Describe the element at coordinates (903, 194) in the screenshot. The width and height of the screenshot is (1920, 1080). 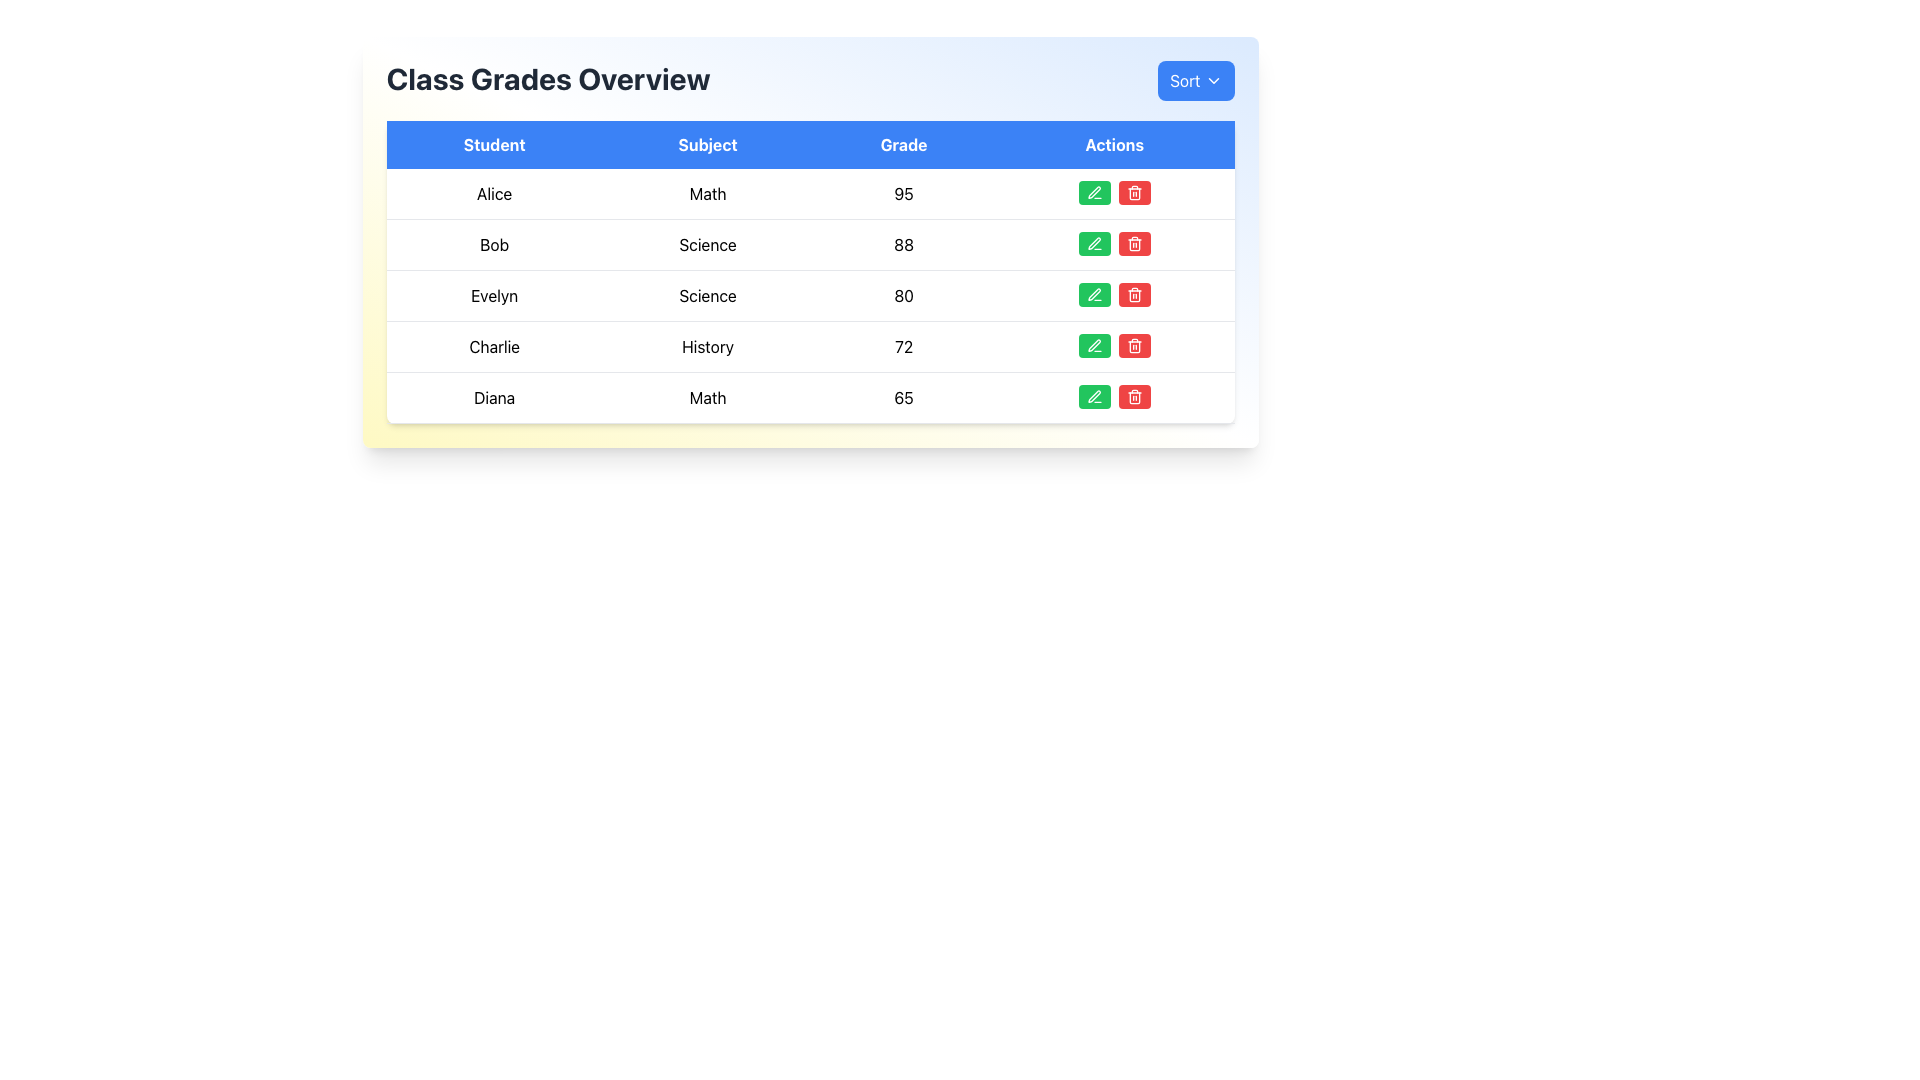
I see `the Text Display showing the grade value for student 'Alice' in the 'Math' subject, located in the first row under the 'Grade' column` at that location.